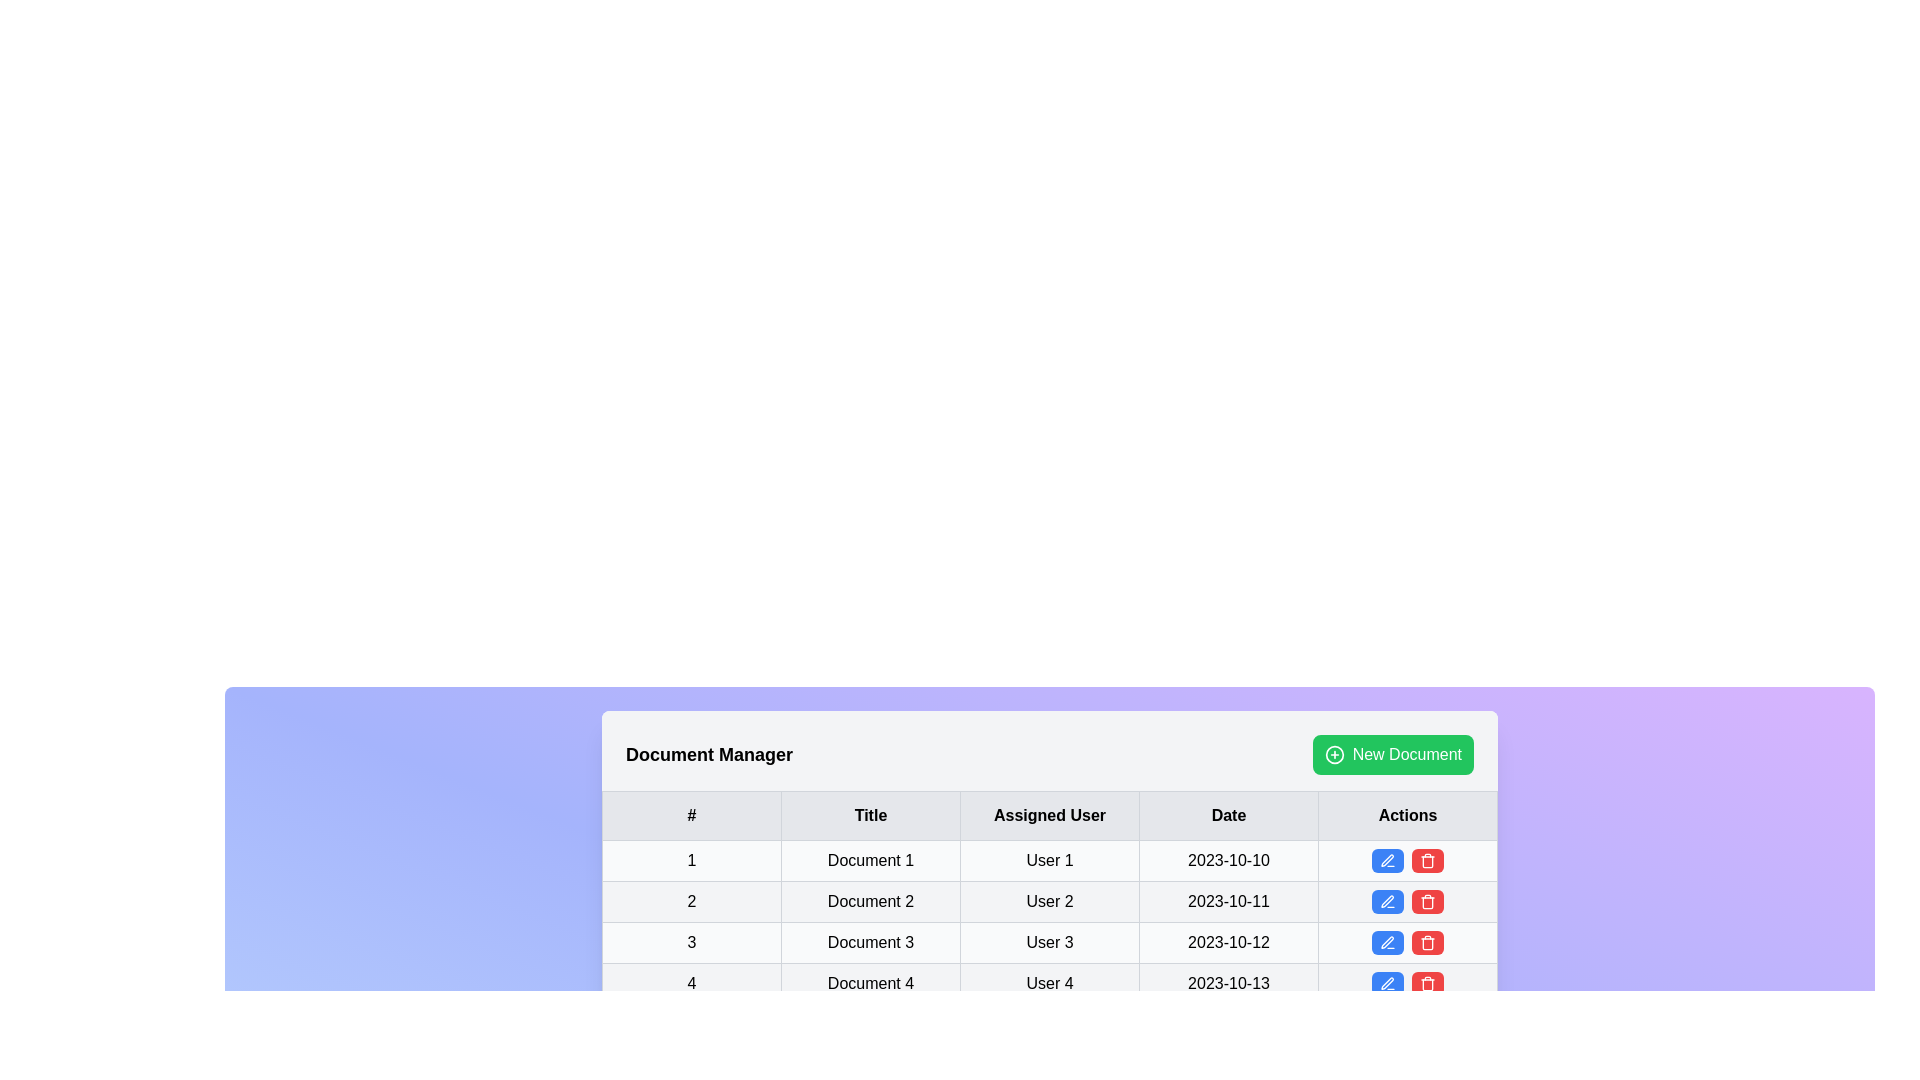  I want to click on the fourth row's 'Actions' column widget in the table, so click(1406, 902).